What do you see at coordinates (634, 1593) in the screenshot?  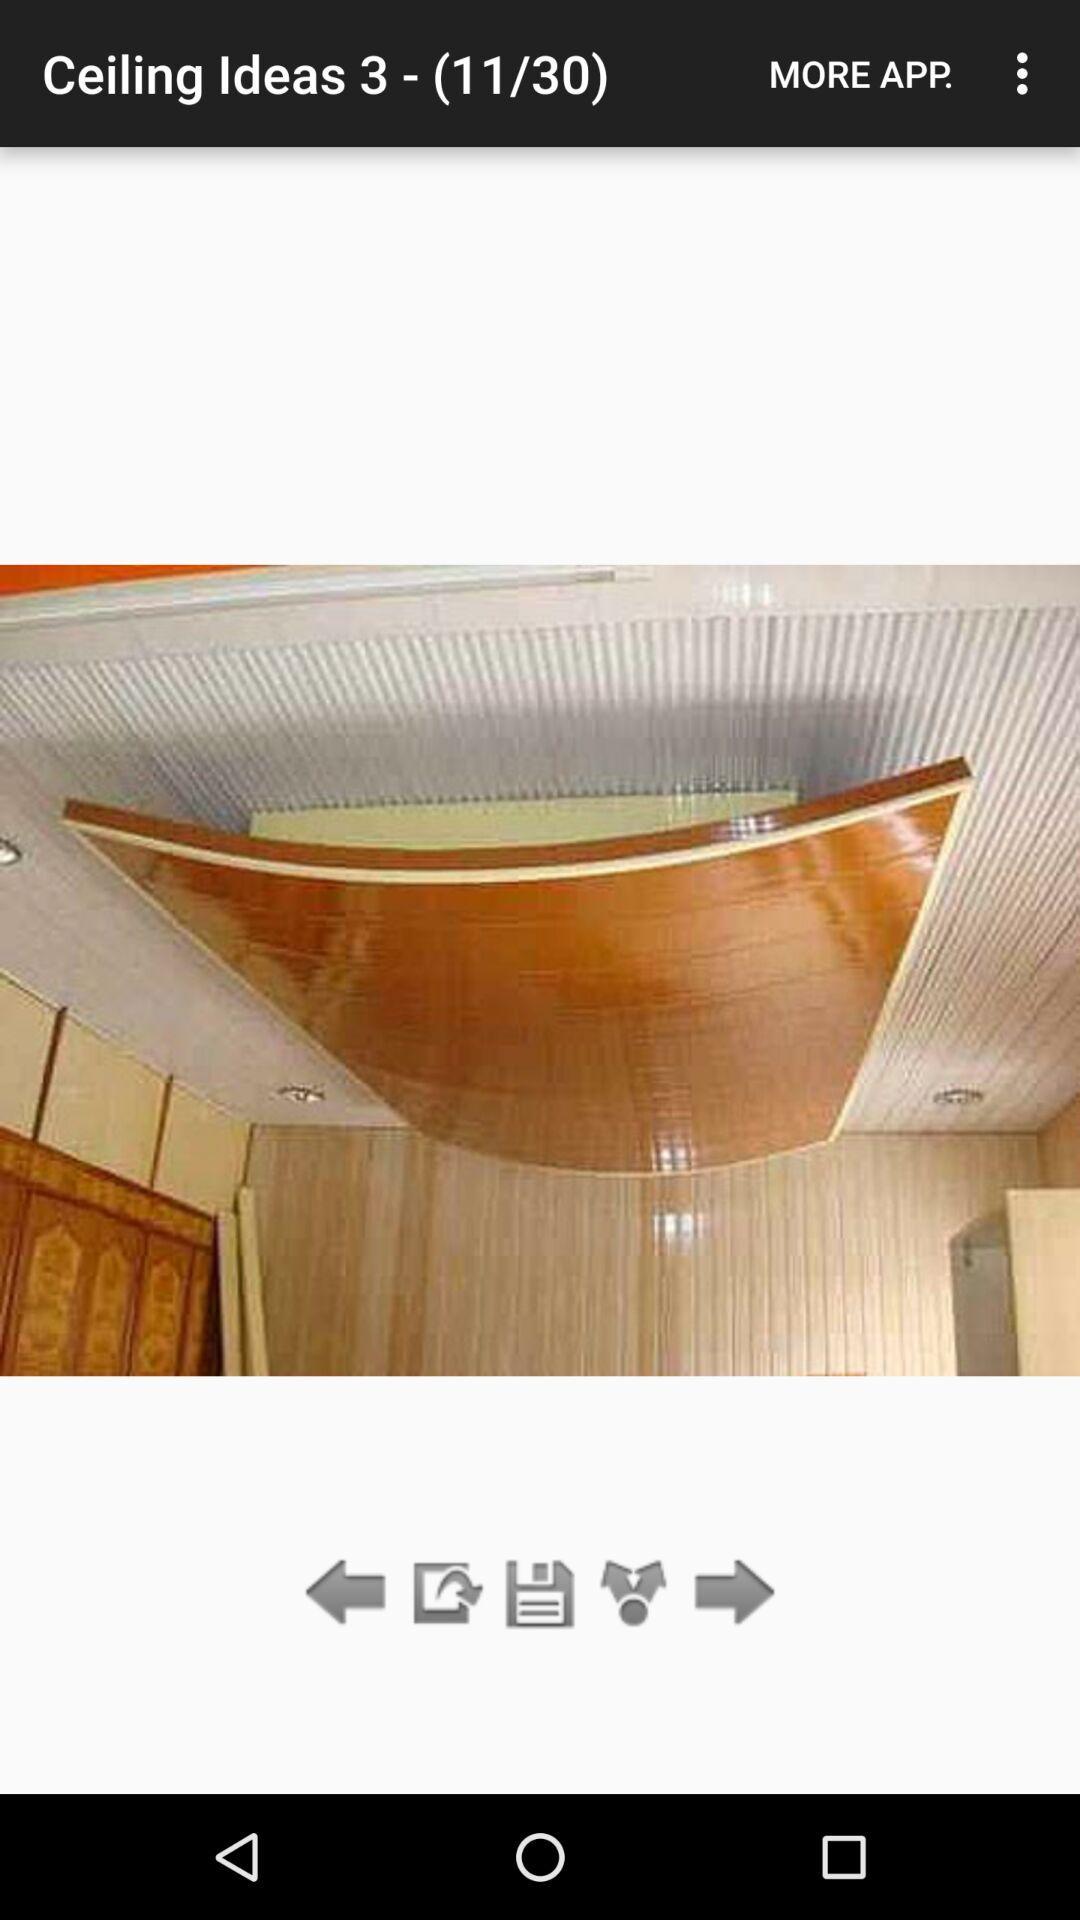 I see `share` at bounding box center [634, 1593].